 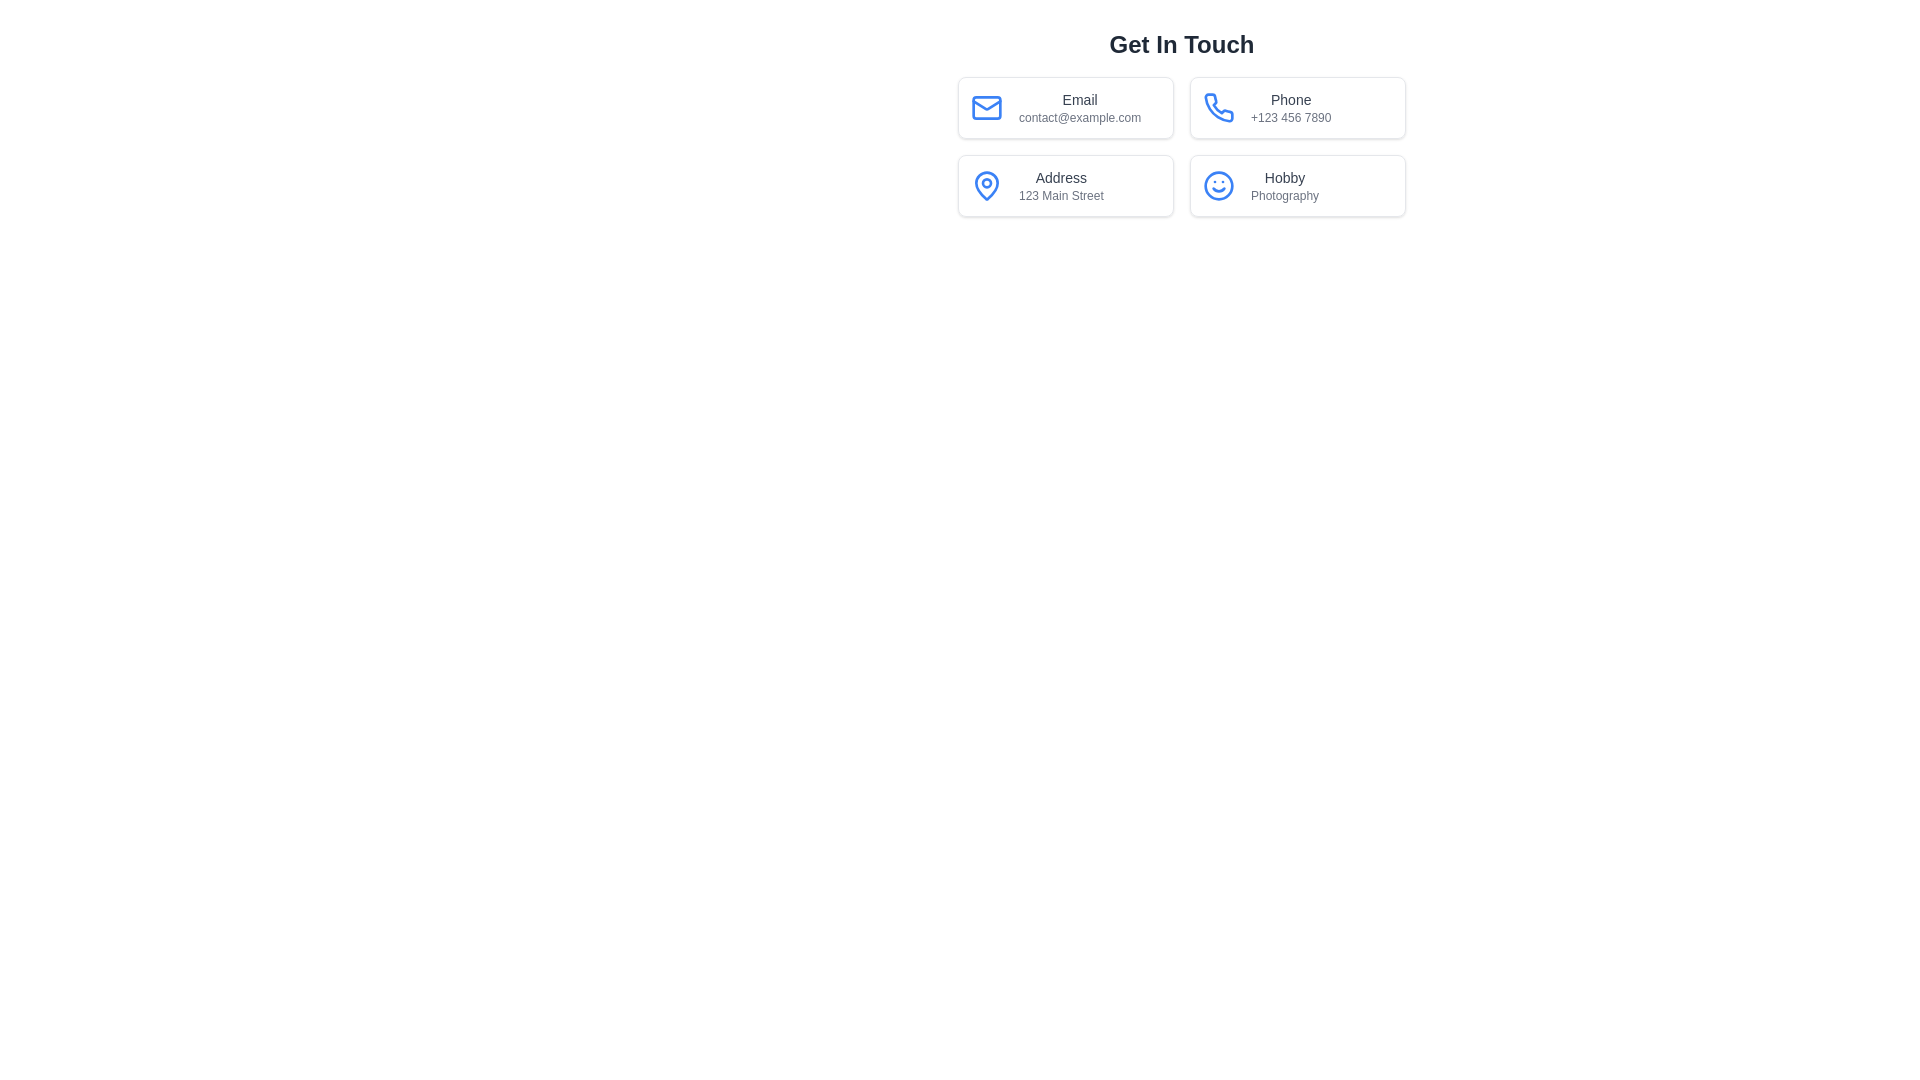 I want to click on the smiley face icon located in the bottom-right section of the grid layout, part of the 'Hobby Photography' card, positioned on the left side of the text content, so click(x=1218, y=185).